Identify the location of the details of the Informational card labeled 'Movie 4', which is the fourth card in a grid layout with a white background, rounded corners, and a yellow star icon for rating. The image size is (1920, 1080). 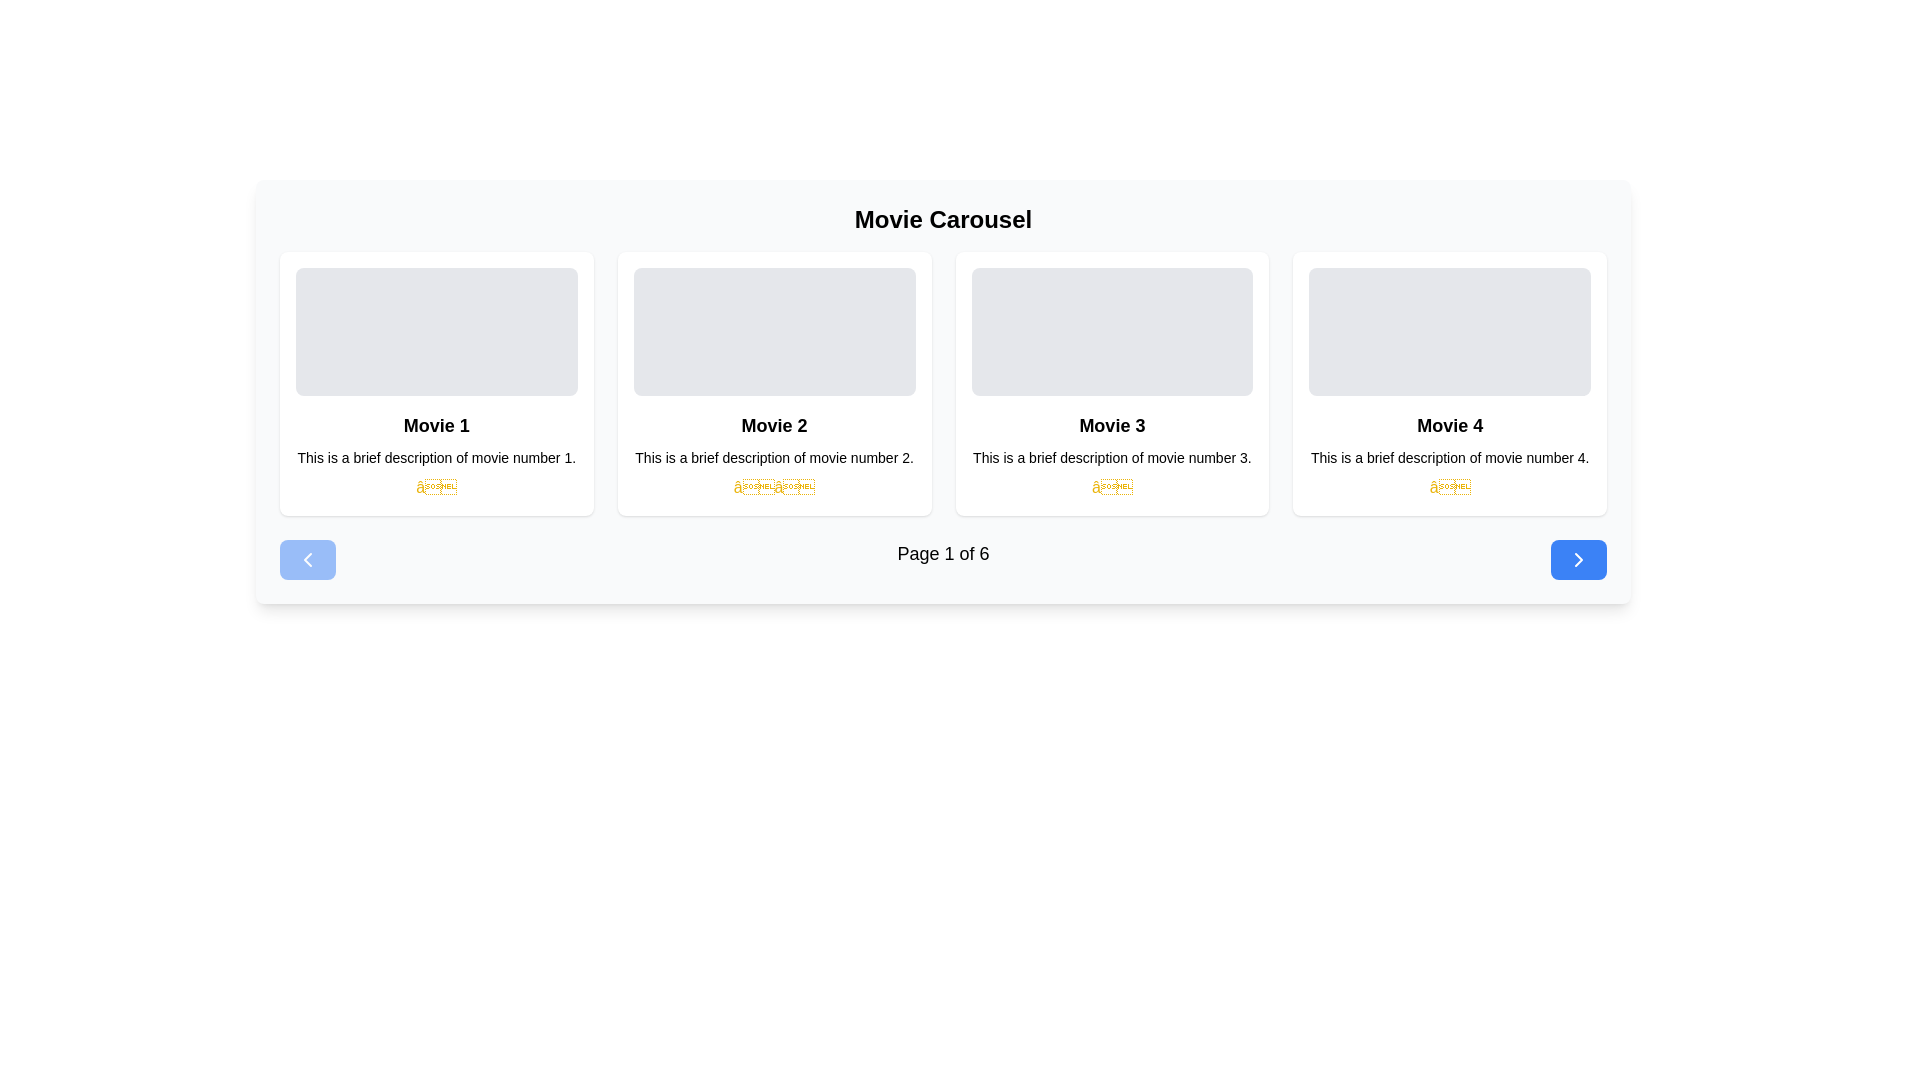
(1450, 384).